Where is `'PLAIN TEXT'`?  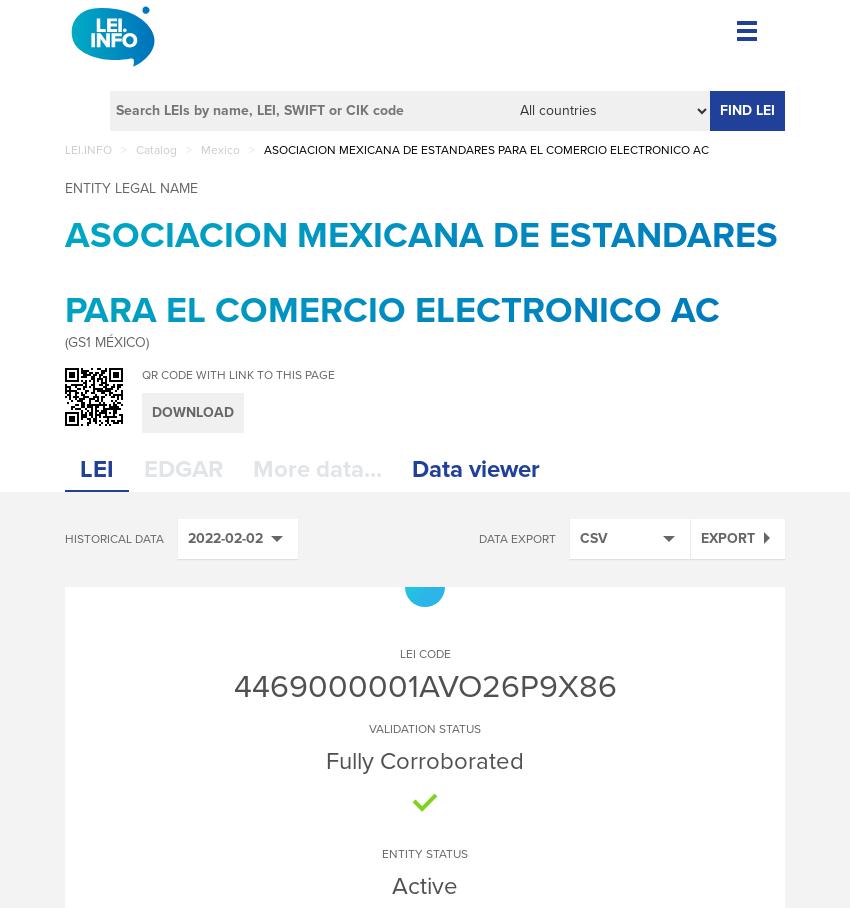
'PLAIN TEXT' is located at coordinates (638, 809).